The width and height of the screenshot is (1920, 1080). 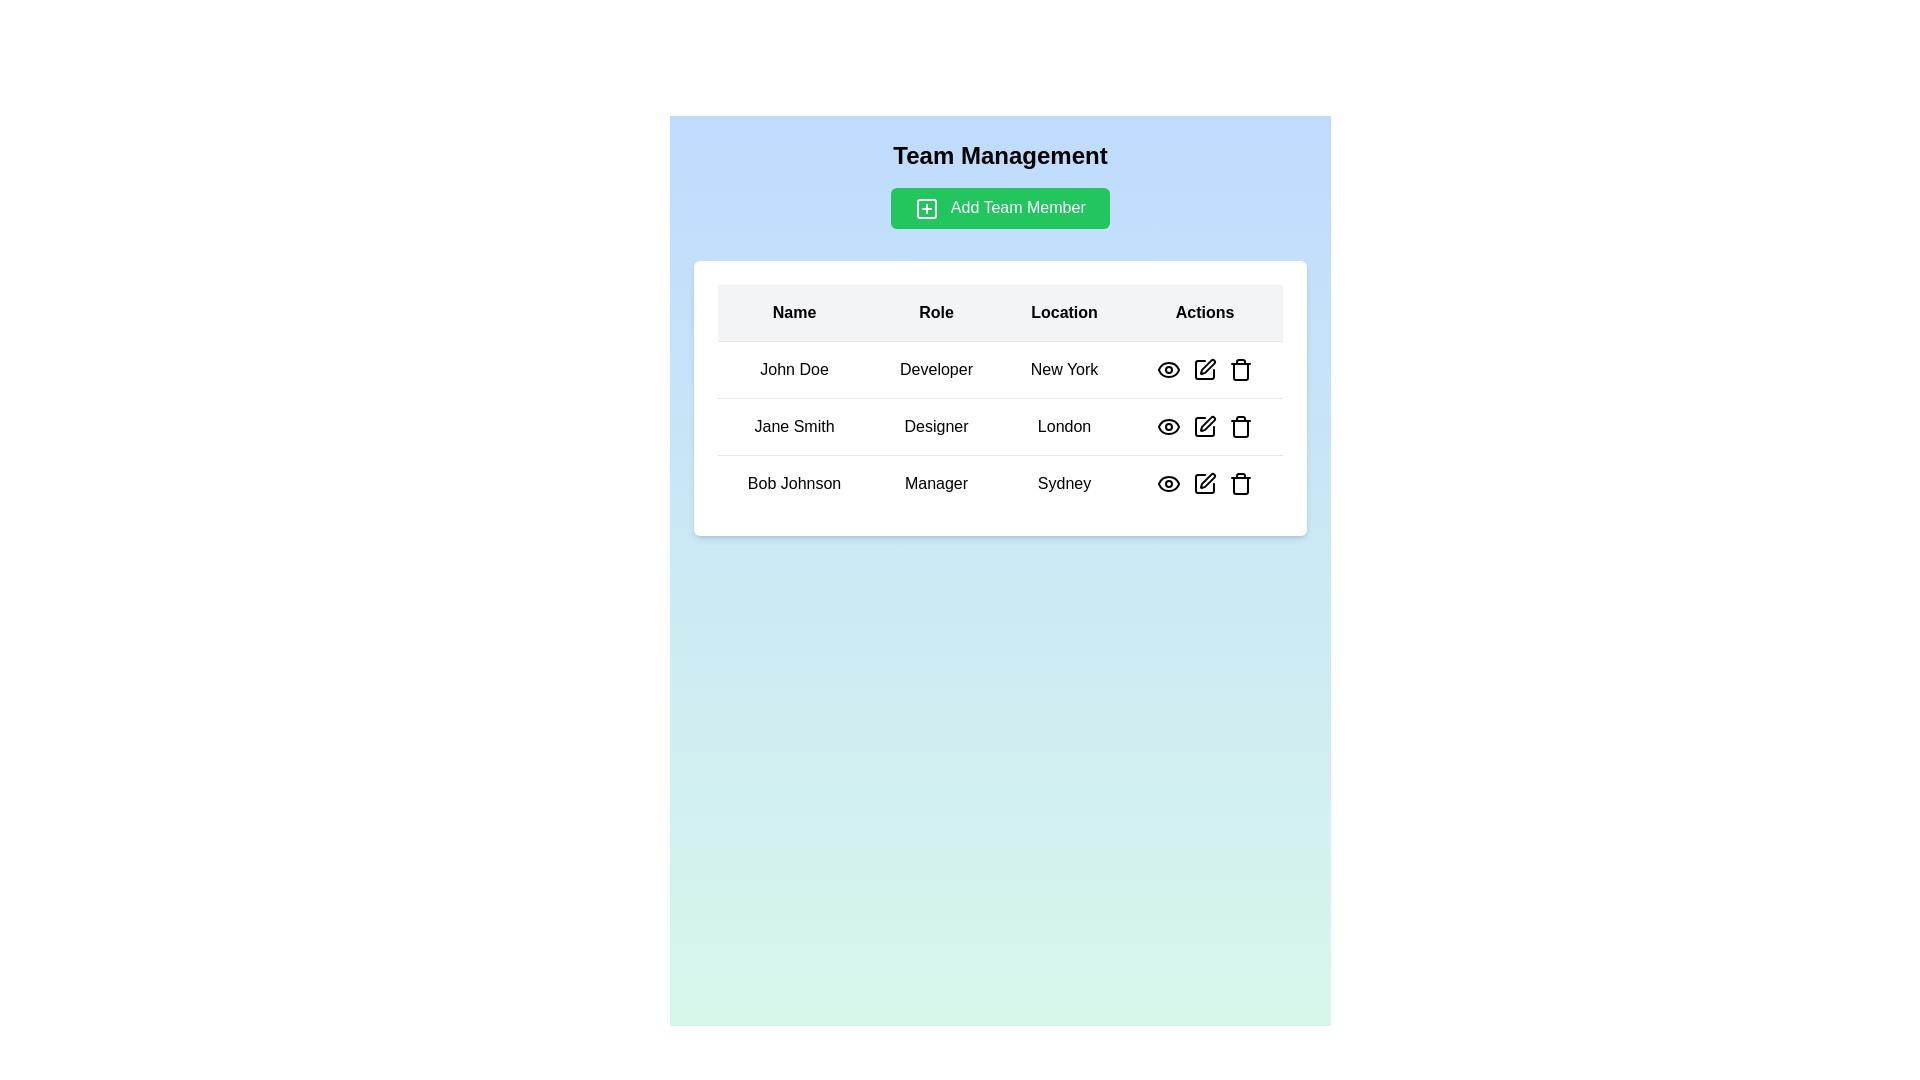 I want to click on the edit button in the 'Actions' column of the first row in the 'Team Management' table, so click(x=1203, y=369).